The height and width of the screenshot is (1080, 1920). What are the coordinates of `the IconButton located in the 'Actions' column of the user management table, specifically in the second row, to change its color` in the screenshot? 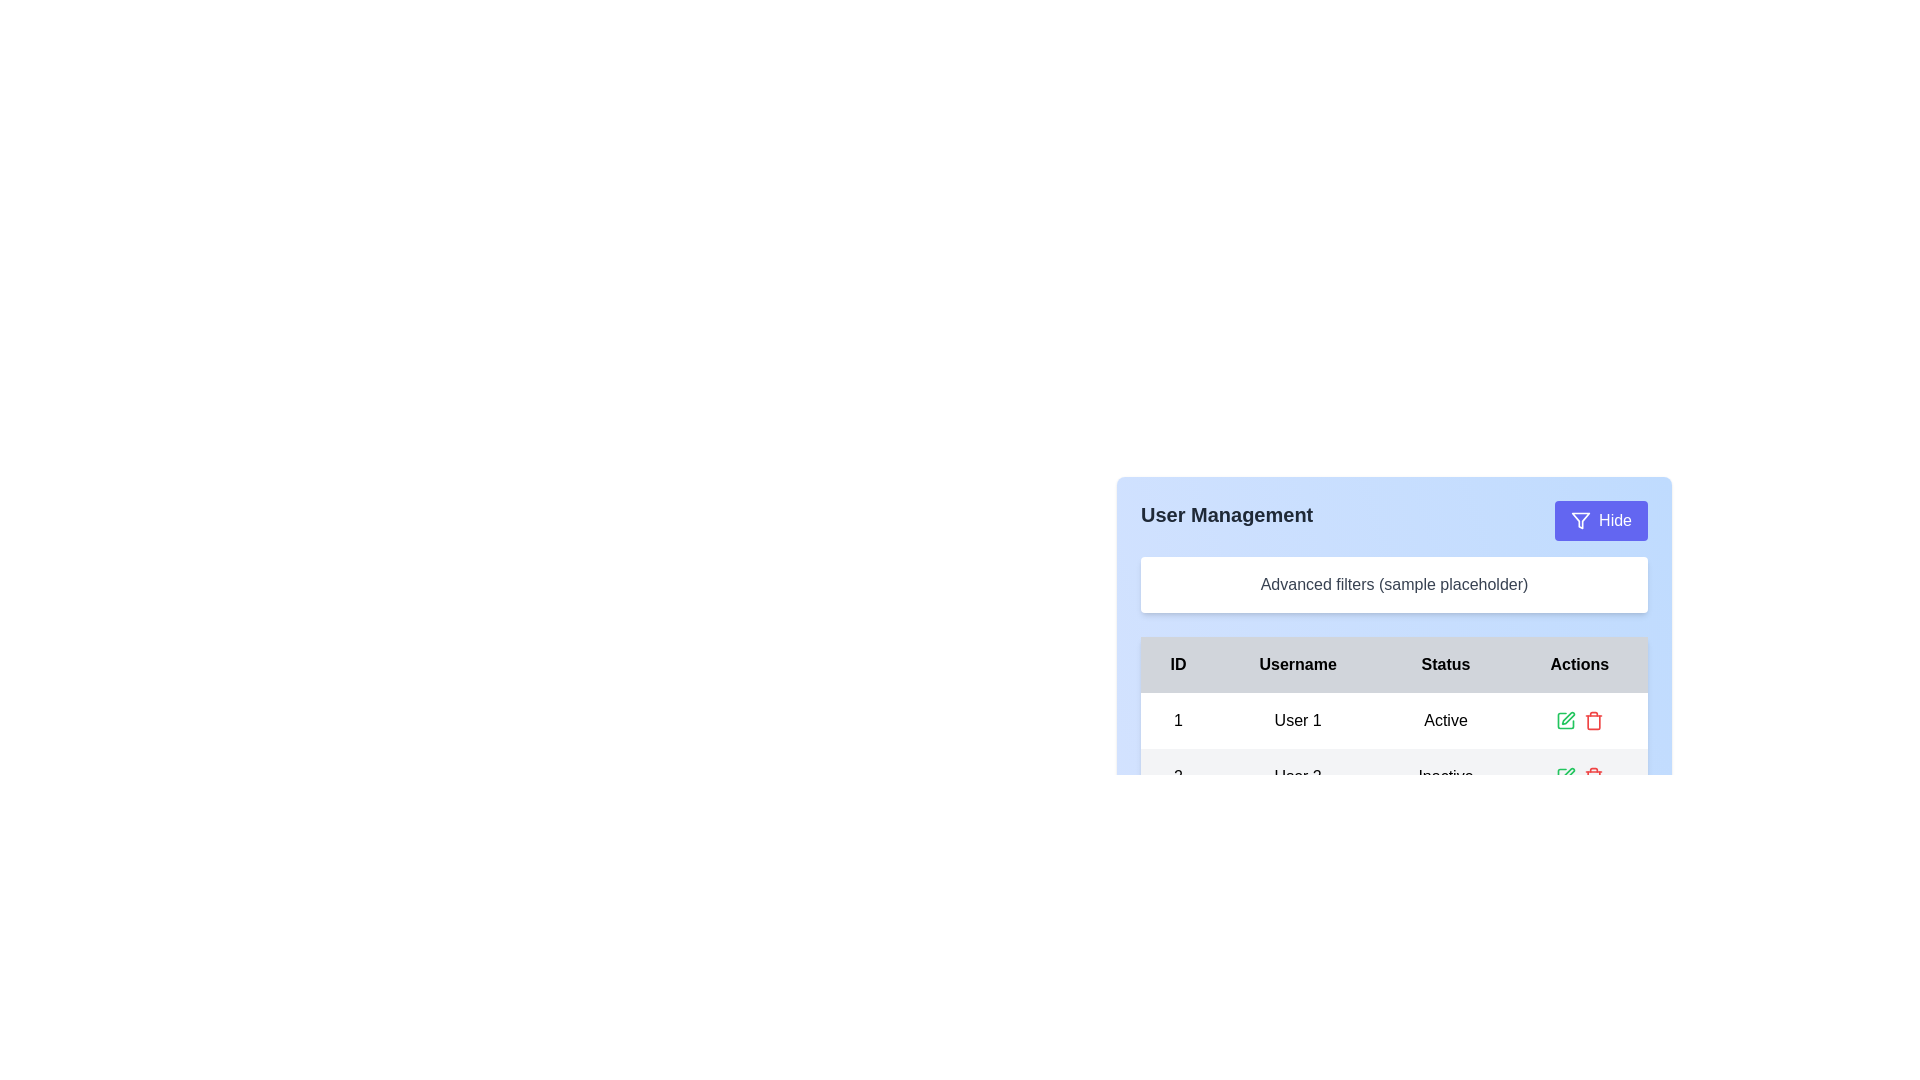 It's located at (1592, 775).